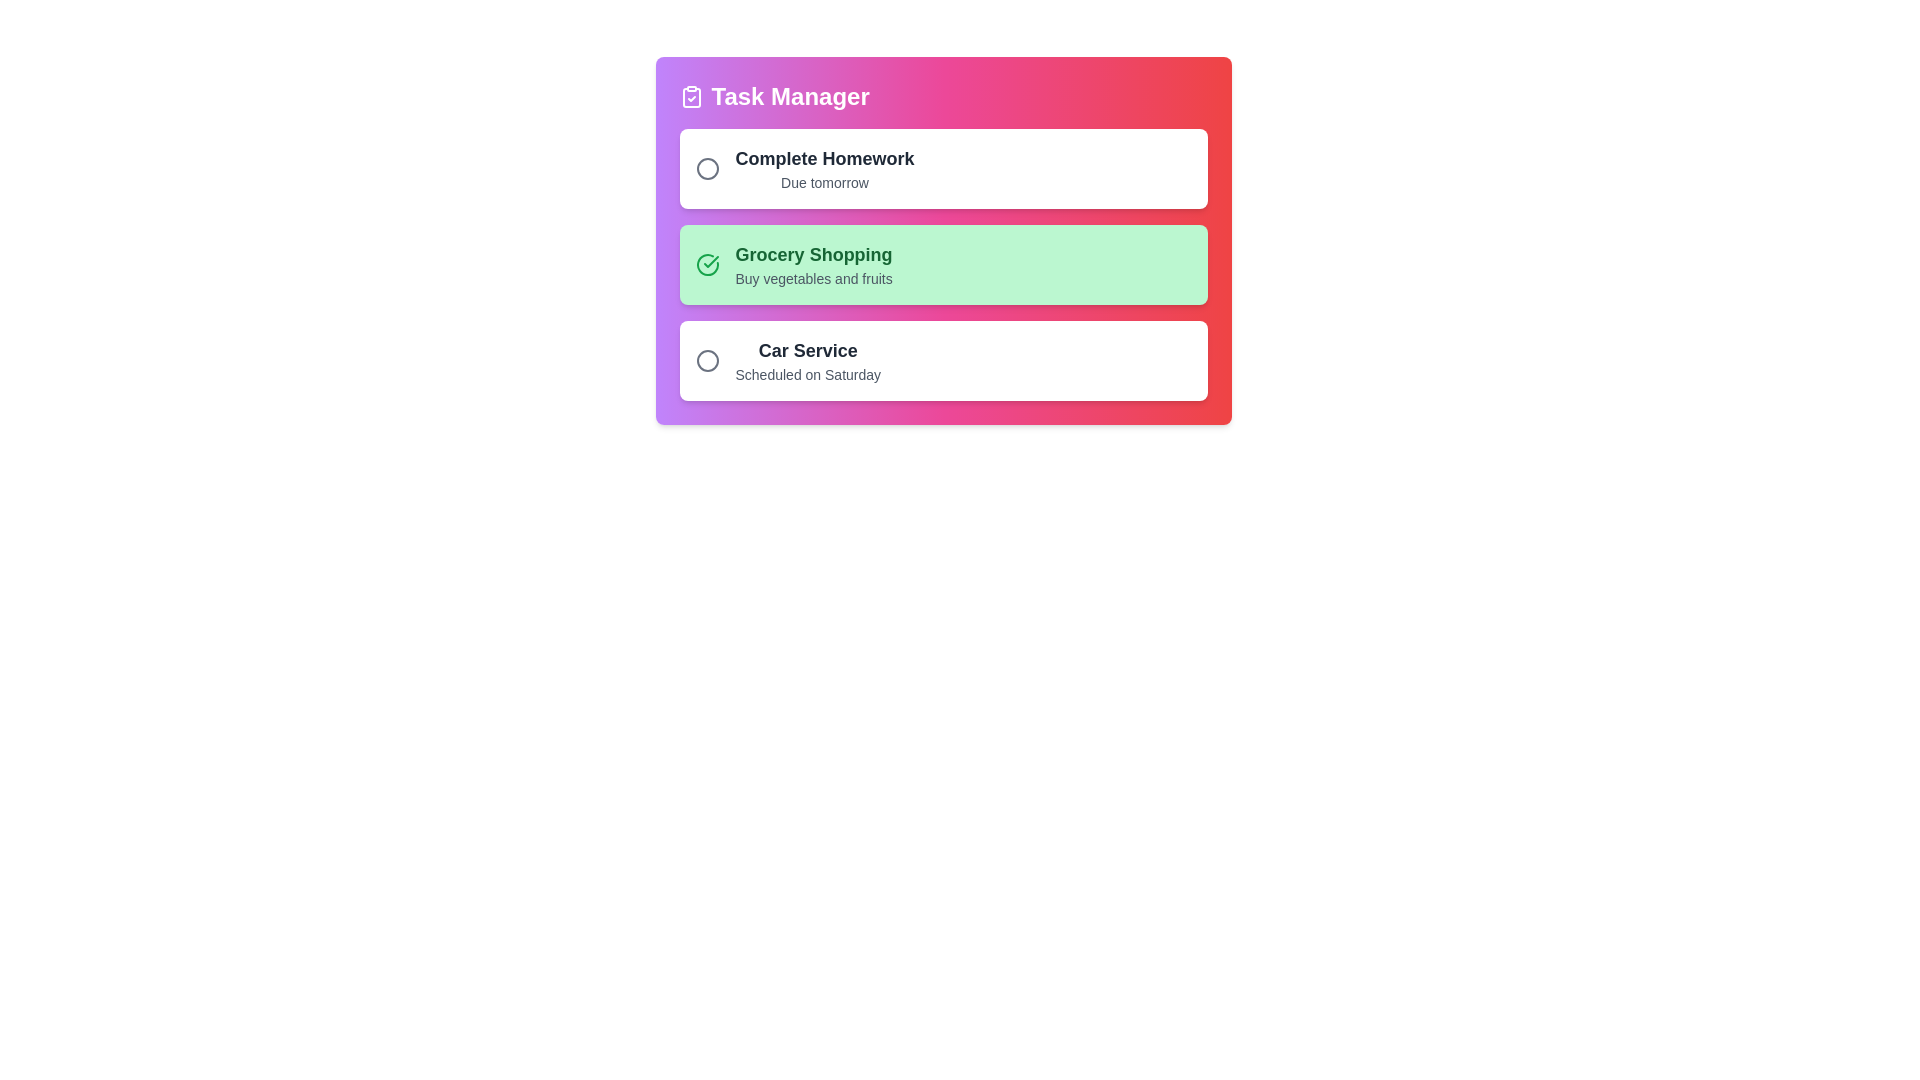  I want to click on the circle next to the task titled 'Car Service' to mark it as completed, so click(707, 361).